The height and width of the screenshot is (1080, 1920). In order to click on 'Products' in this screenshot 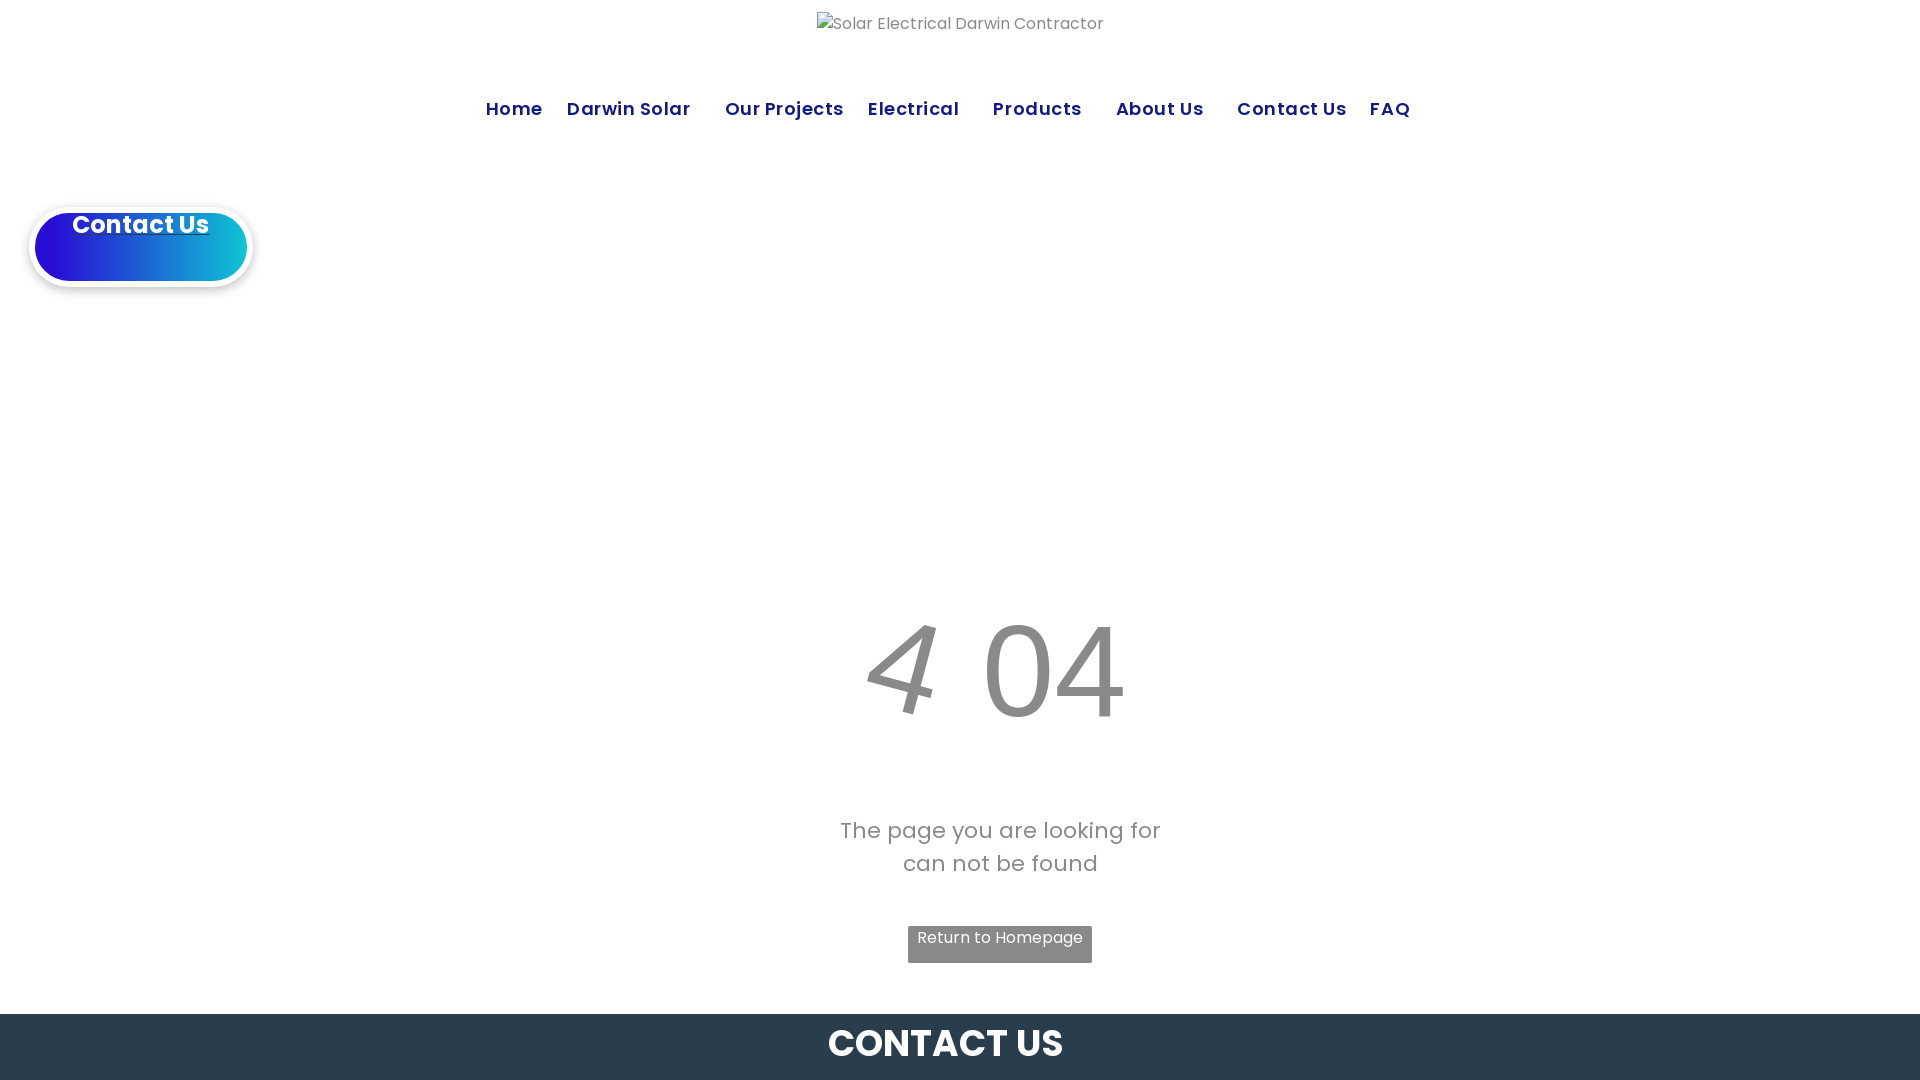, I will do `click(1053, 108)`.